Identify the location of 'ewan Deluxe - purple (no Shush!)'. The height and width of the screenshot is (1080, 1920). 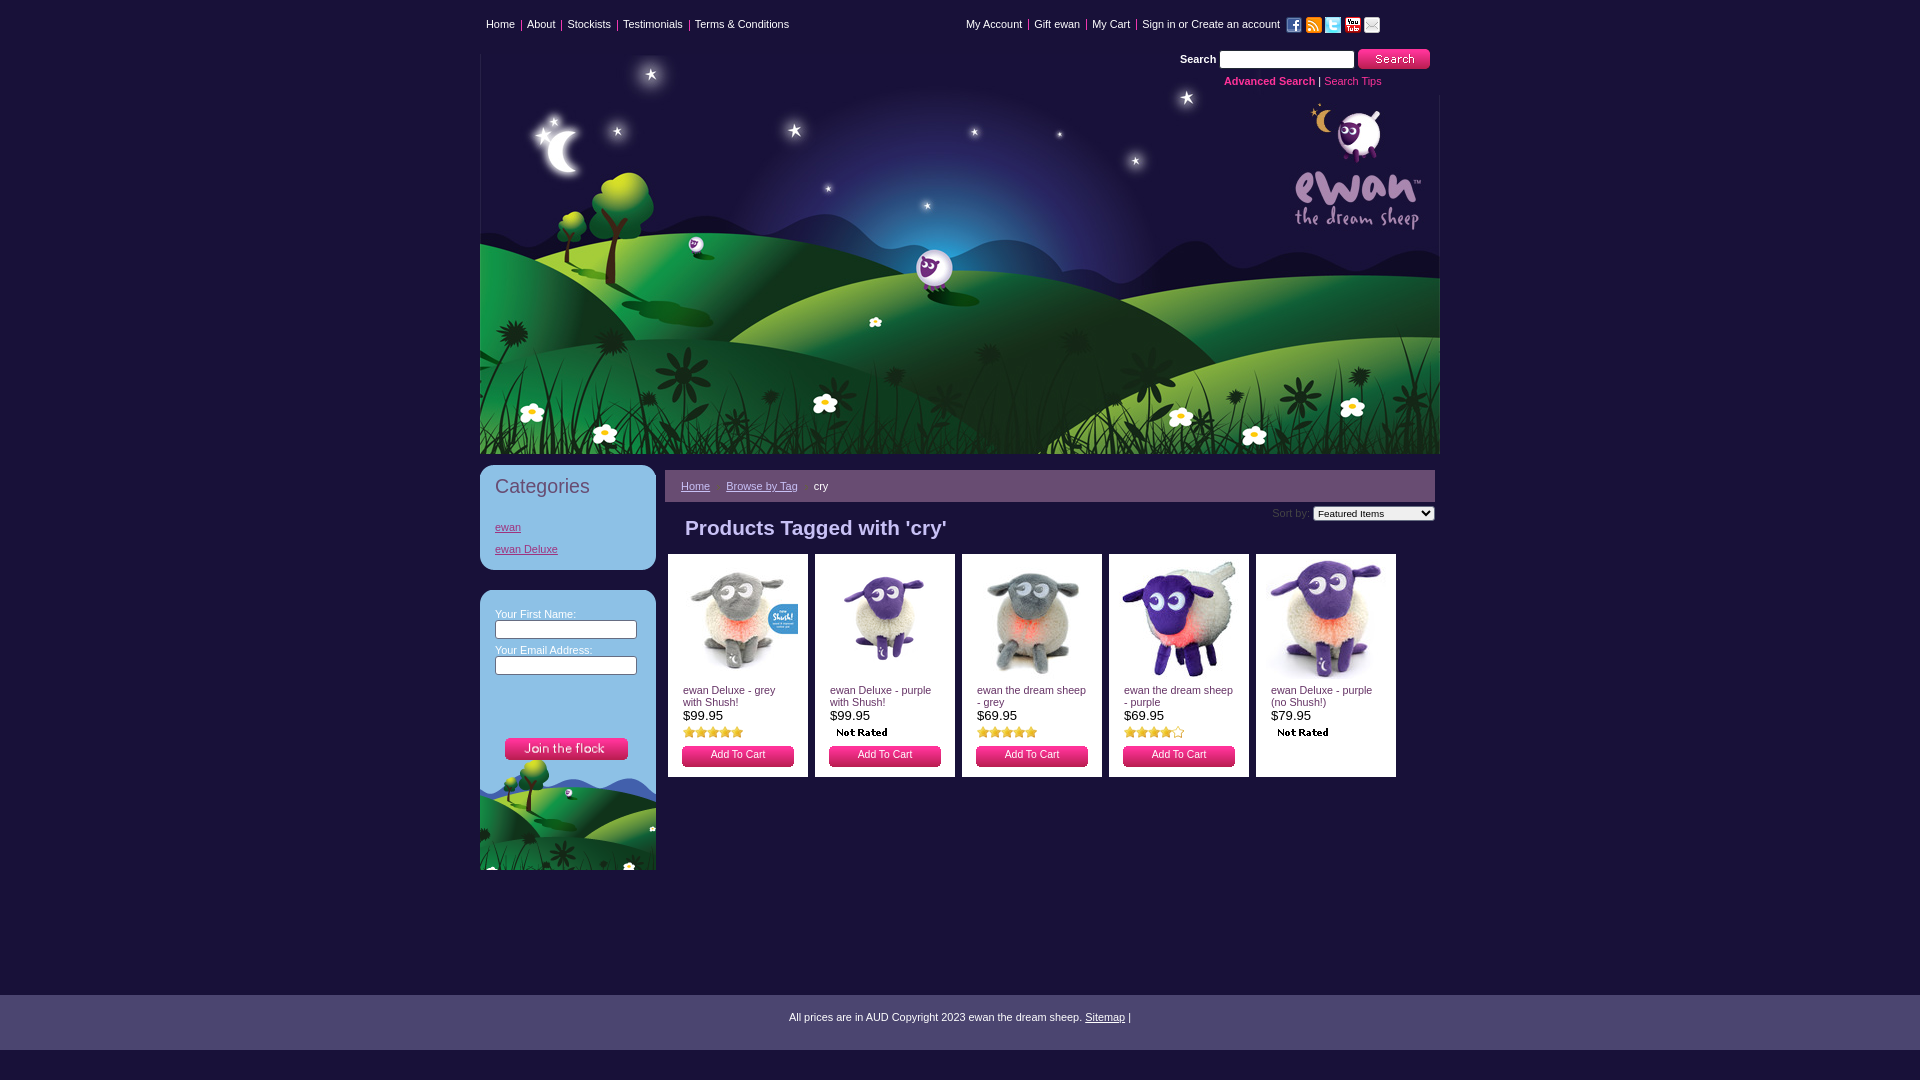
(1321, 696).